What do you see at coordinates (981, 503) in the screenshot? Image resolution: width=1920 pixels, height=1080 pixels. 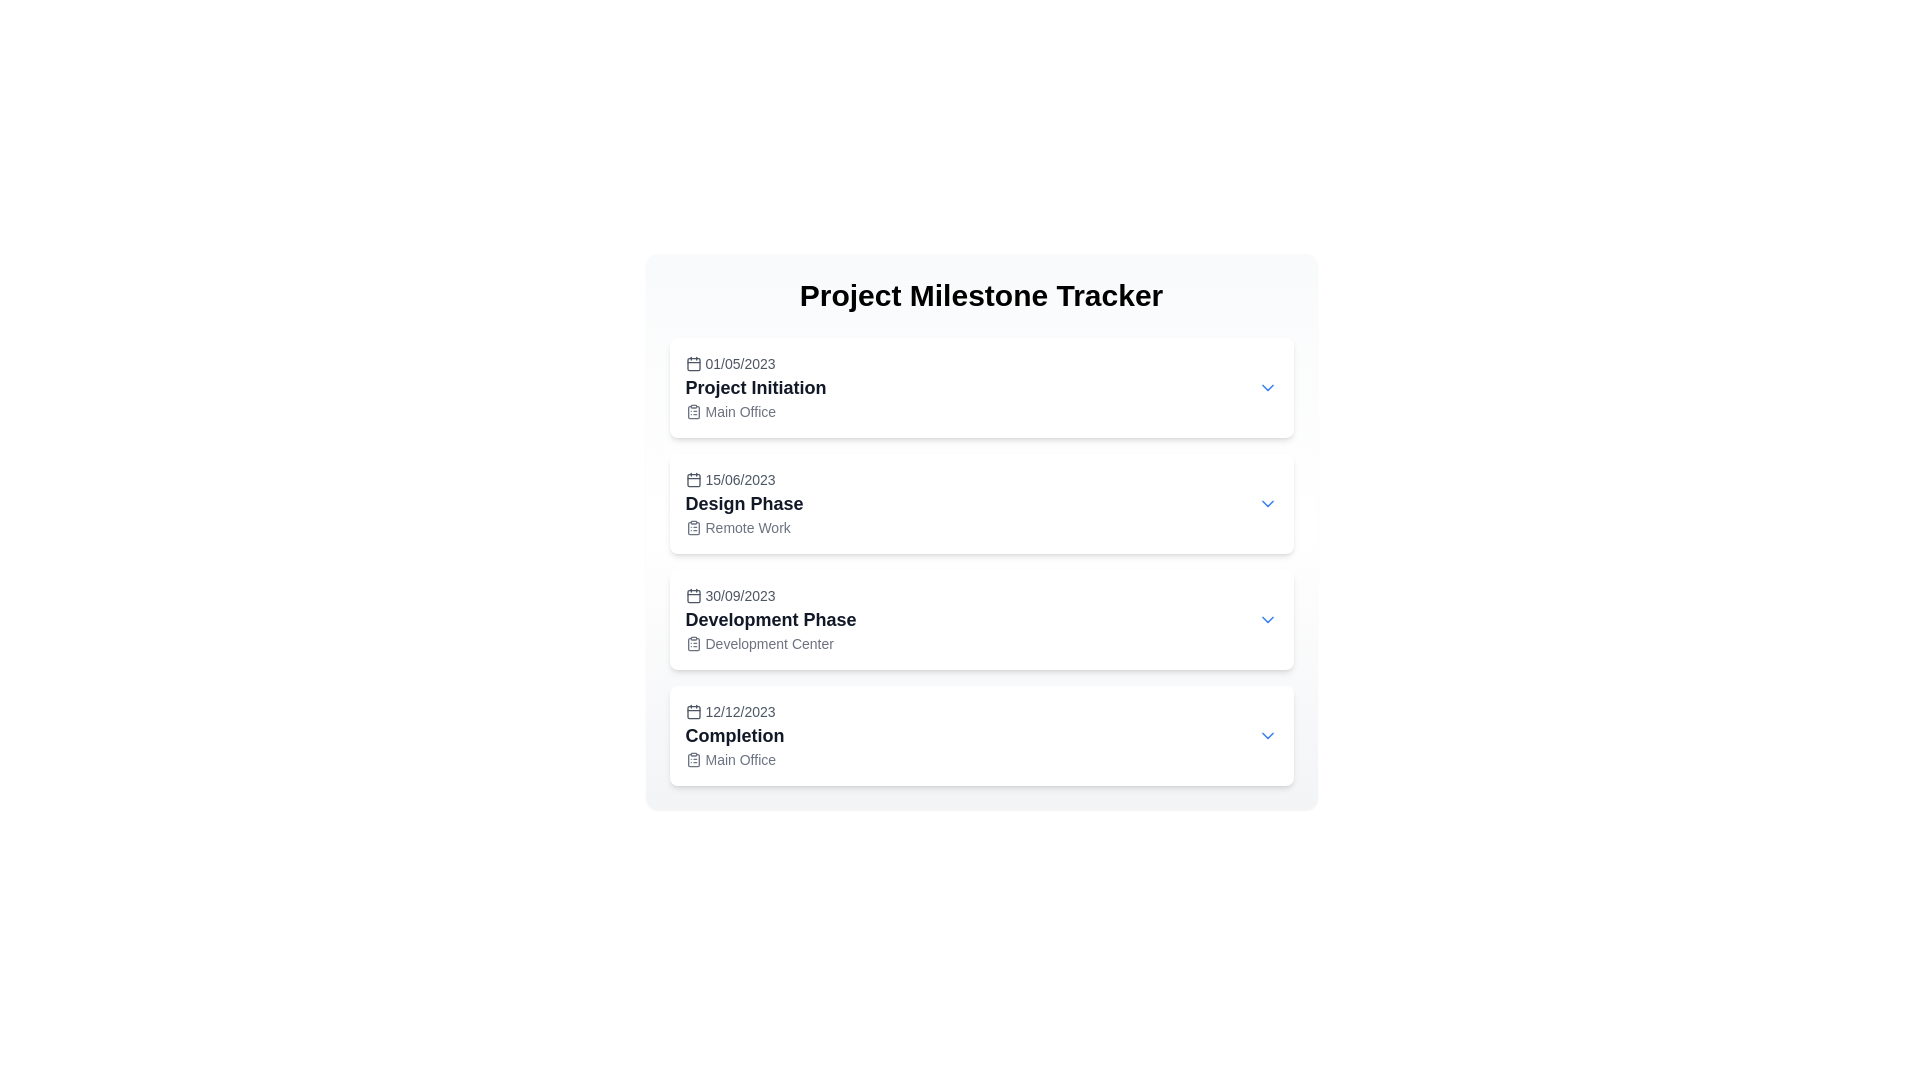 I see `the second milestone card in the Project Milestone Tracker` at bounding box center [981, 503].